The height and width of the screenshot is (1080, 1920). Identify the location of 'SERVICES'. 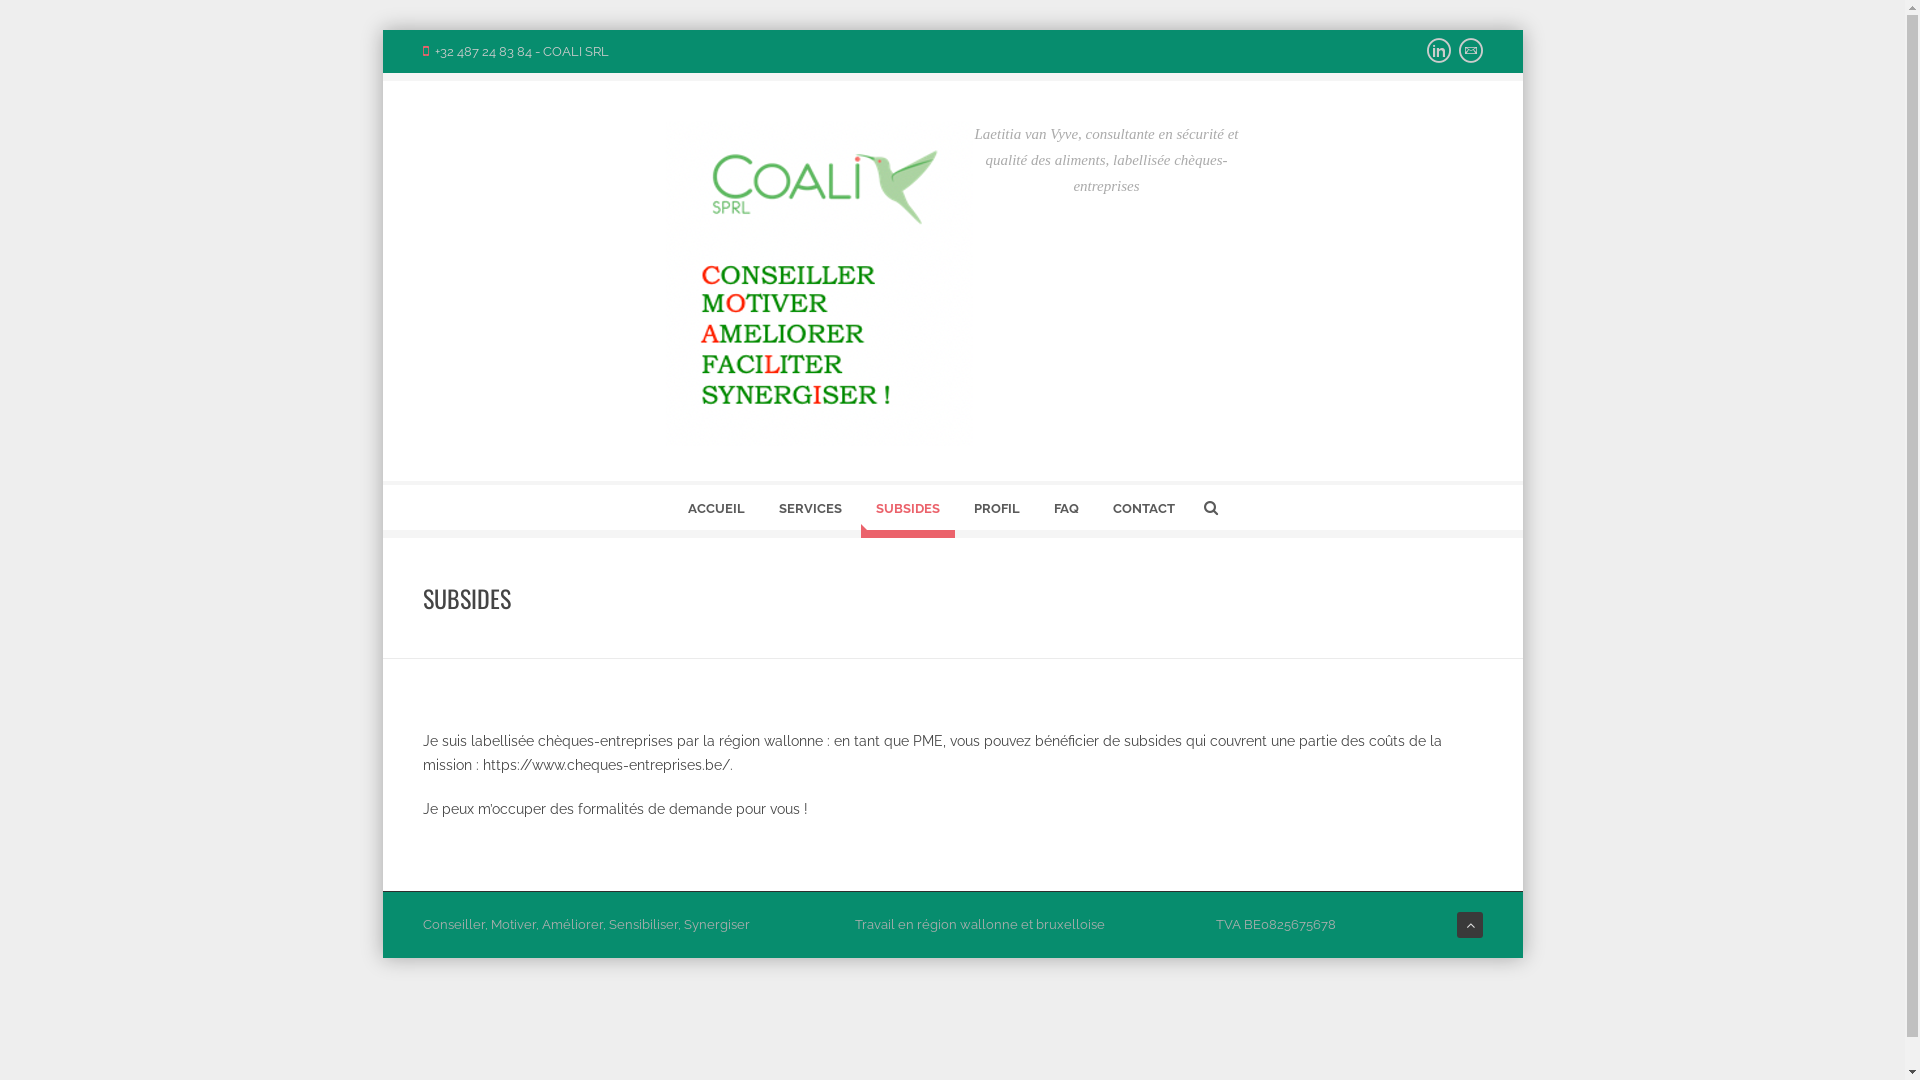
(762, 511).